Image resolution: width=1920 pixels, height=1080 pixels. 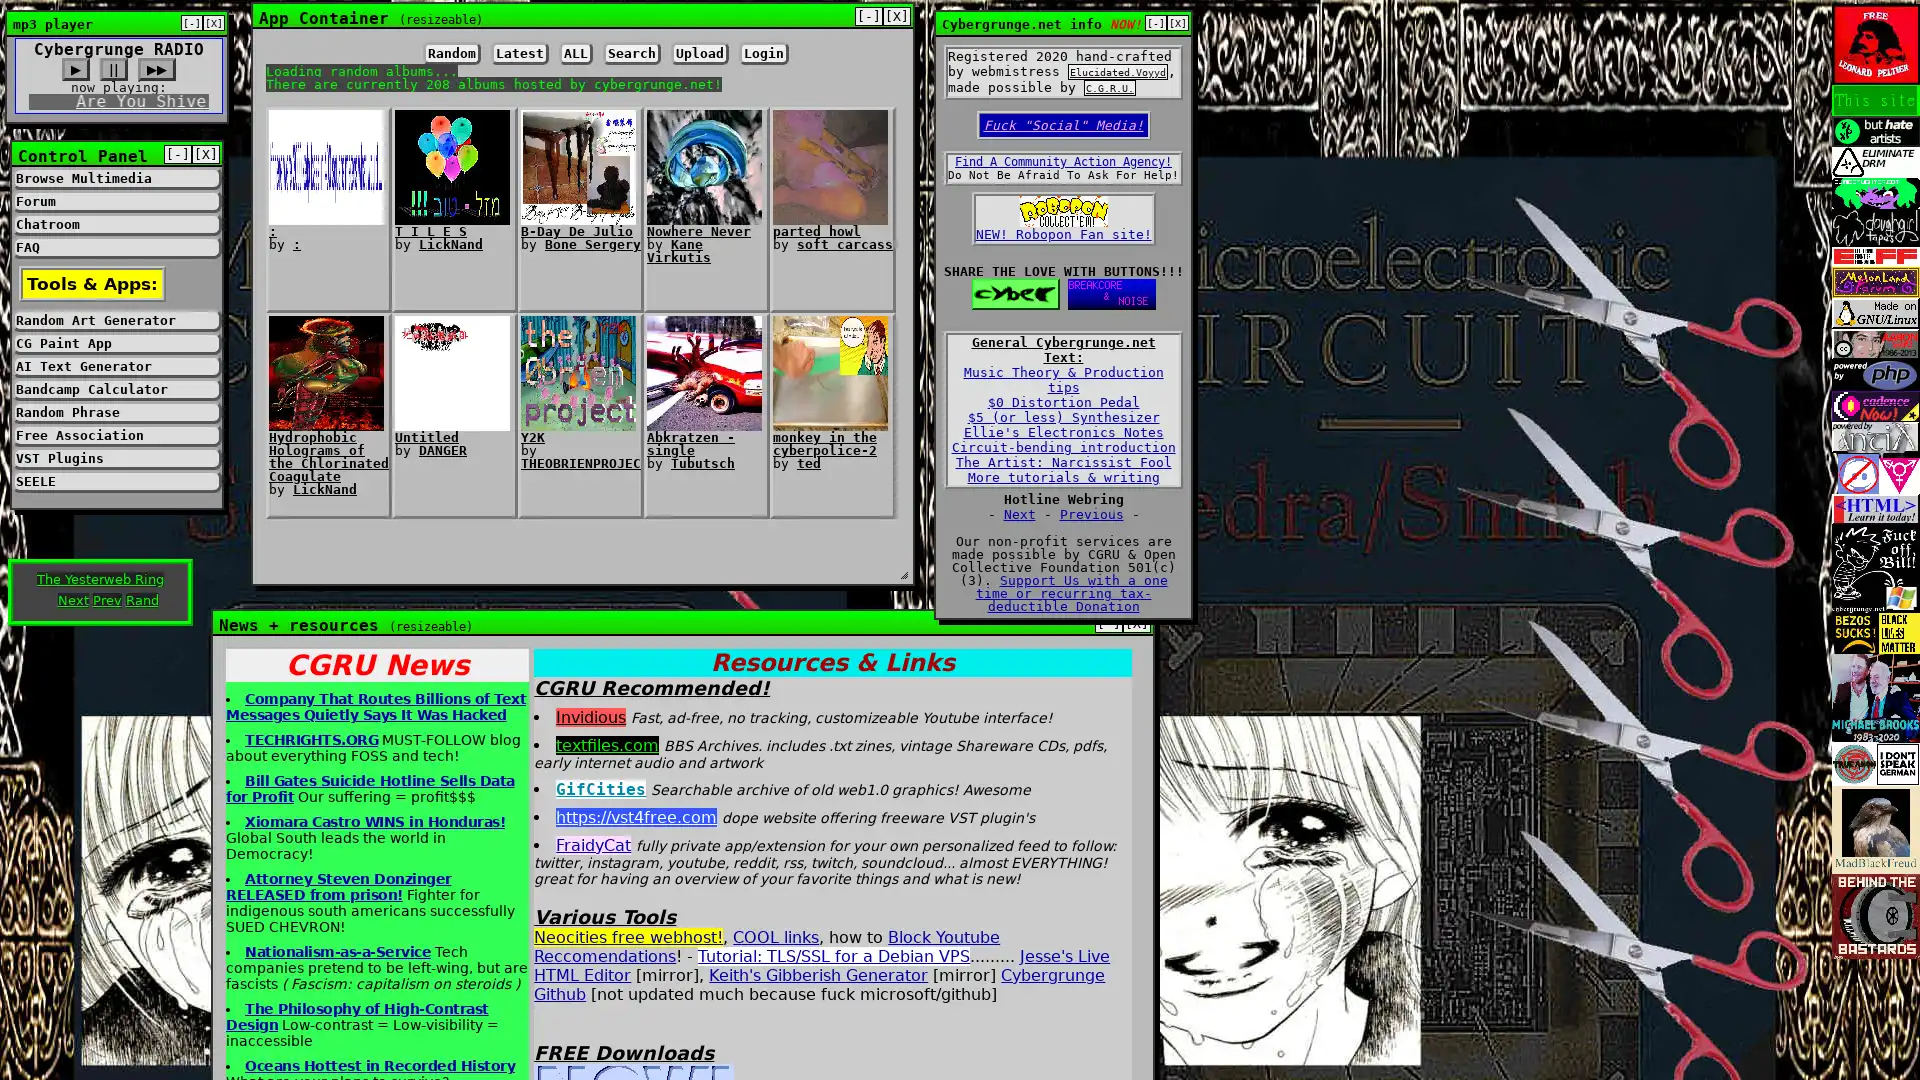 I want to click on [X], so click(x=1177, y=23).